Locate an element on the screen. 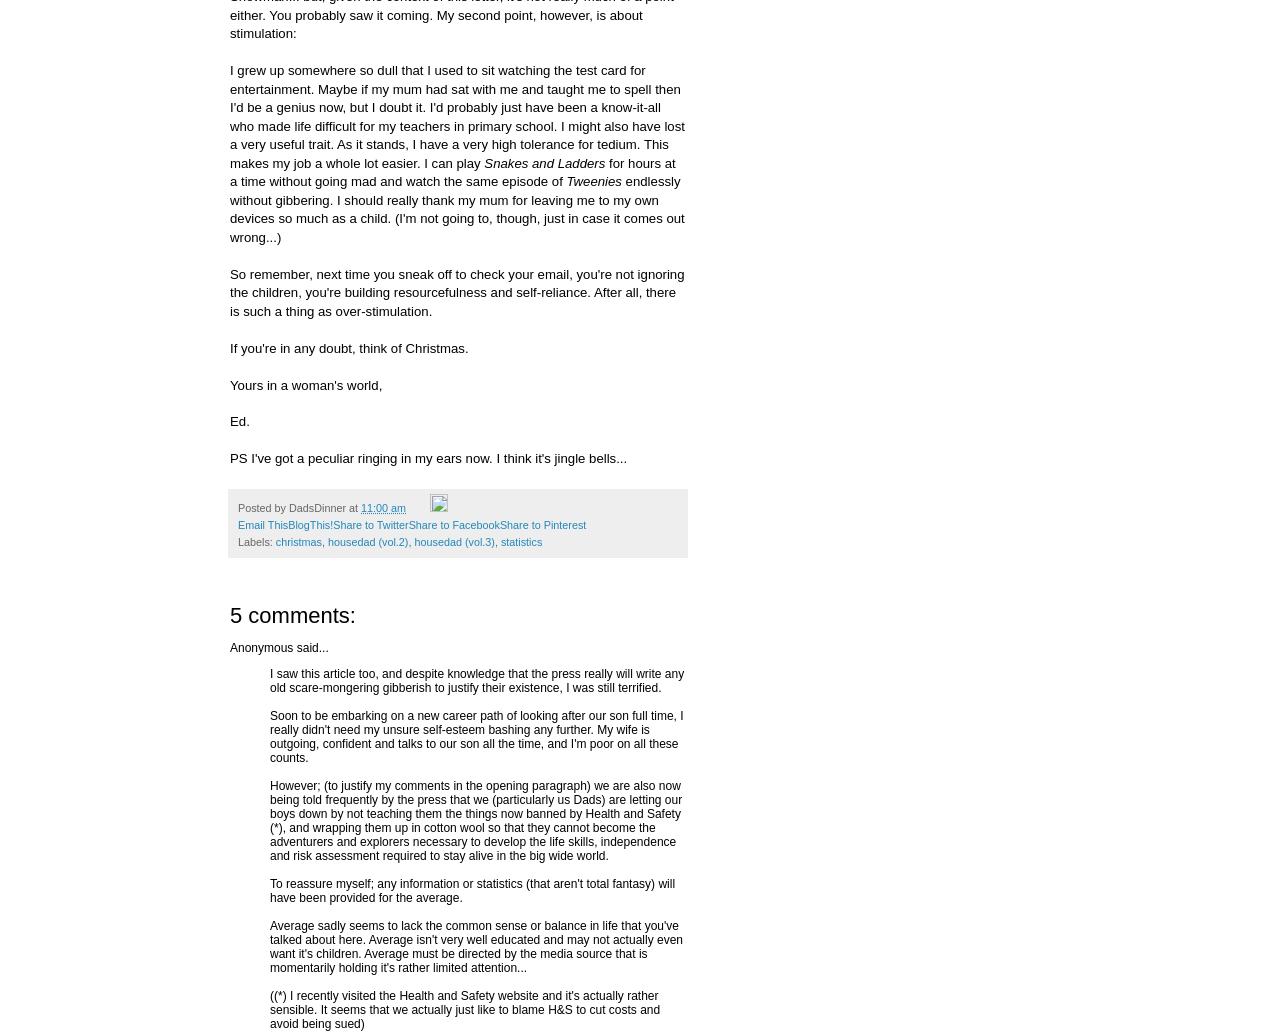 Image resolution: width=1288 pixels, height=1035 pixels. 'endlessly without gibbering. I should really thank my mum for leaving me to my own devices so much as a child. (I'm not going to, though, just in case it comes out wrong...)' is located at coordinates (456, 208).